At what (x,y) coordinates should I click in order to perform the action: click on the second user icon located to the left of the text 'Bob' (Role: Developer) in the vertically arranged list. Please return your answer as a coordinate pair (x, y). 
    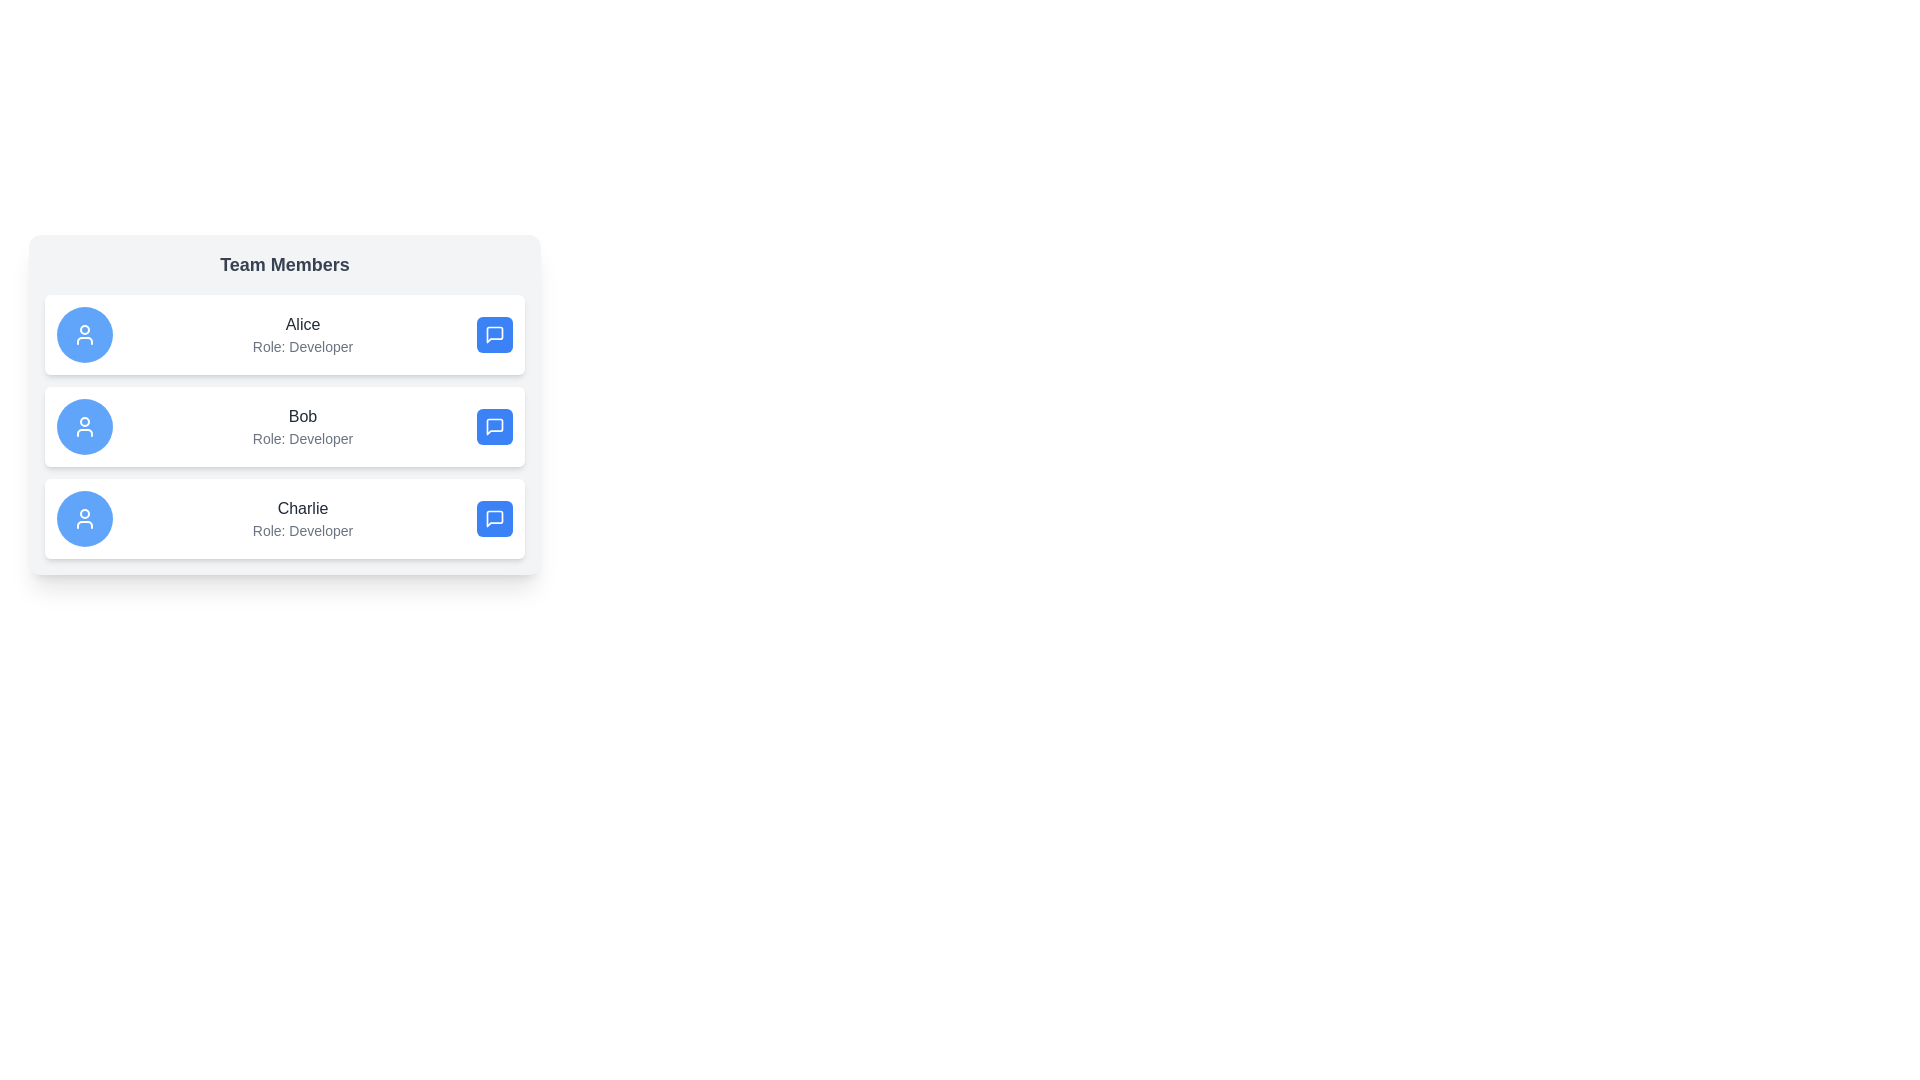
    Looking at the image, I should click on (84, 426).